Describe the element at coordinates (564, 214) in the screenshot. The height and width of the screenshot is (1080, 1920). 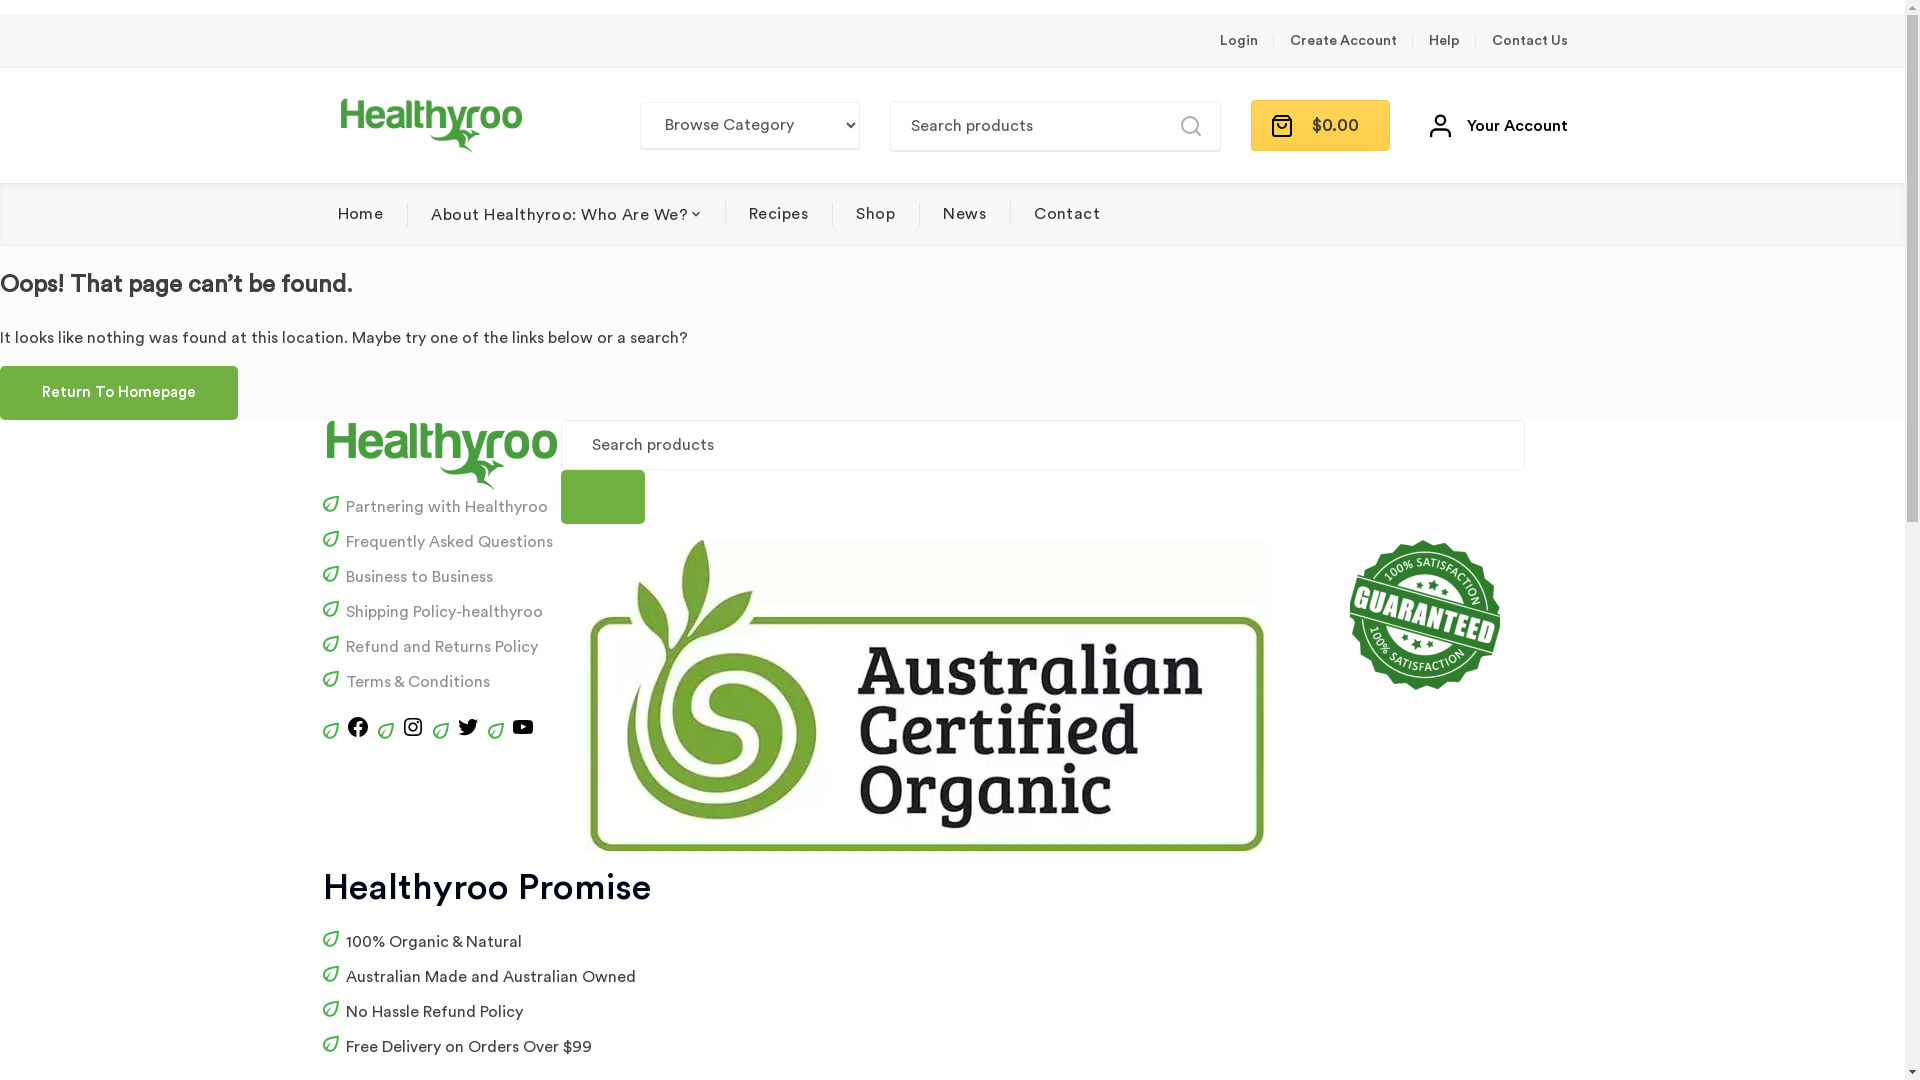
I see `'About Healthyroo: Who Are We?'` at that location.